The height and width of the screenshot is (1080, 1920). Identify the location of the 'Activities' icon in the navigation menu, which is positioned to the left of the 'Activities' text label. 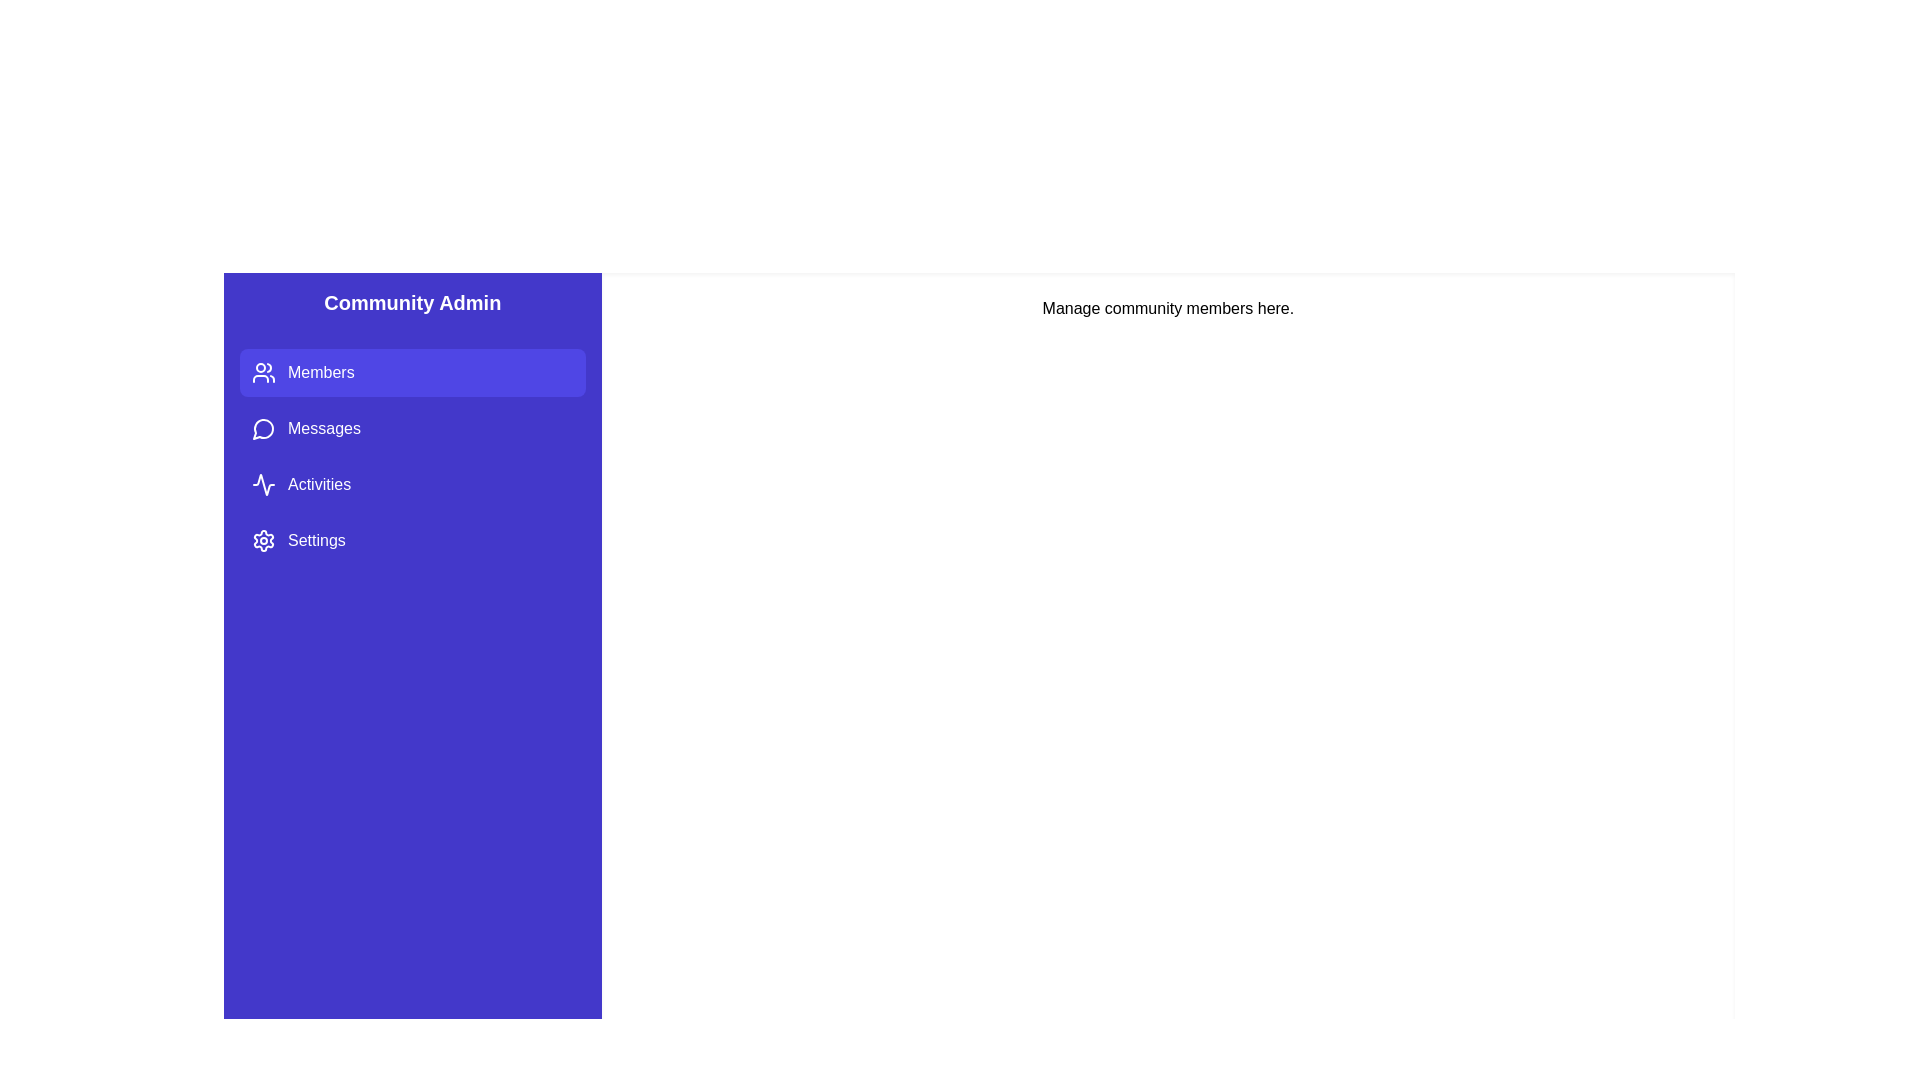
(263, 485).